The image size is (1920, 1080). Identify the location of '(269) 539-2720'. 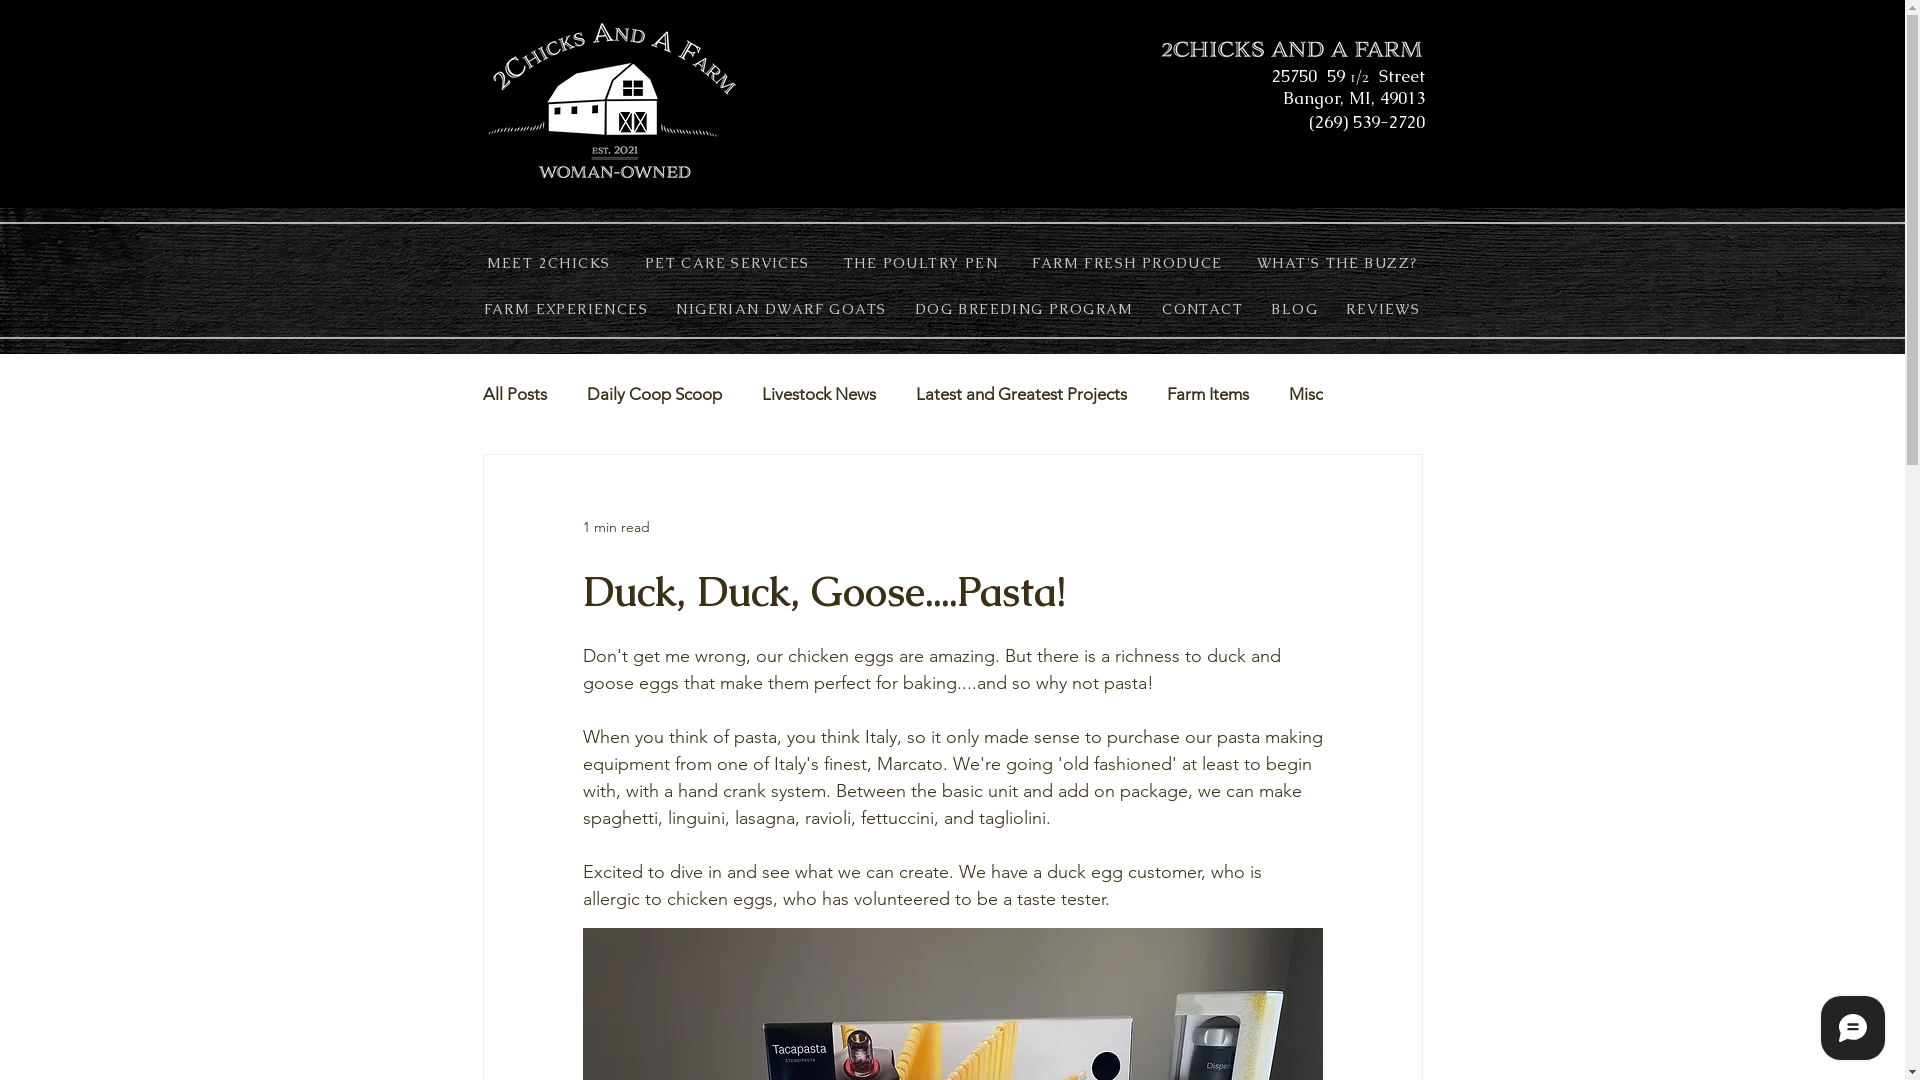
(1365, 122).